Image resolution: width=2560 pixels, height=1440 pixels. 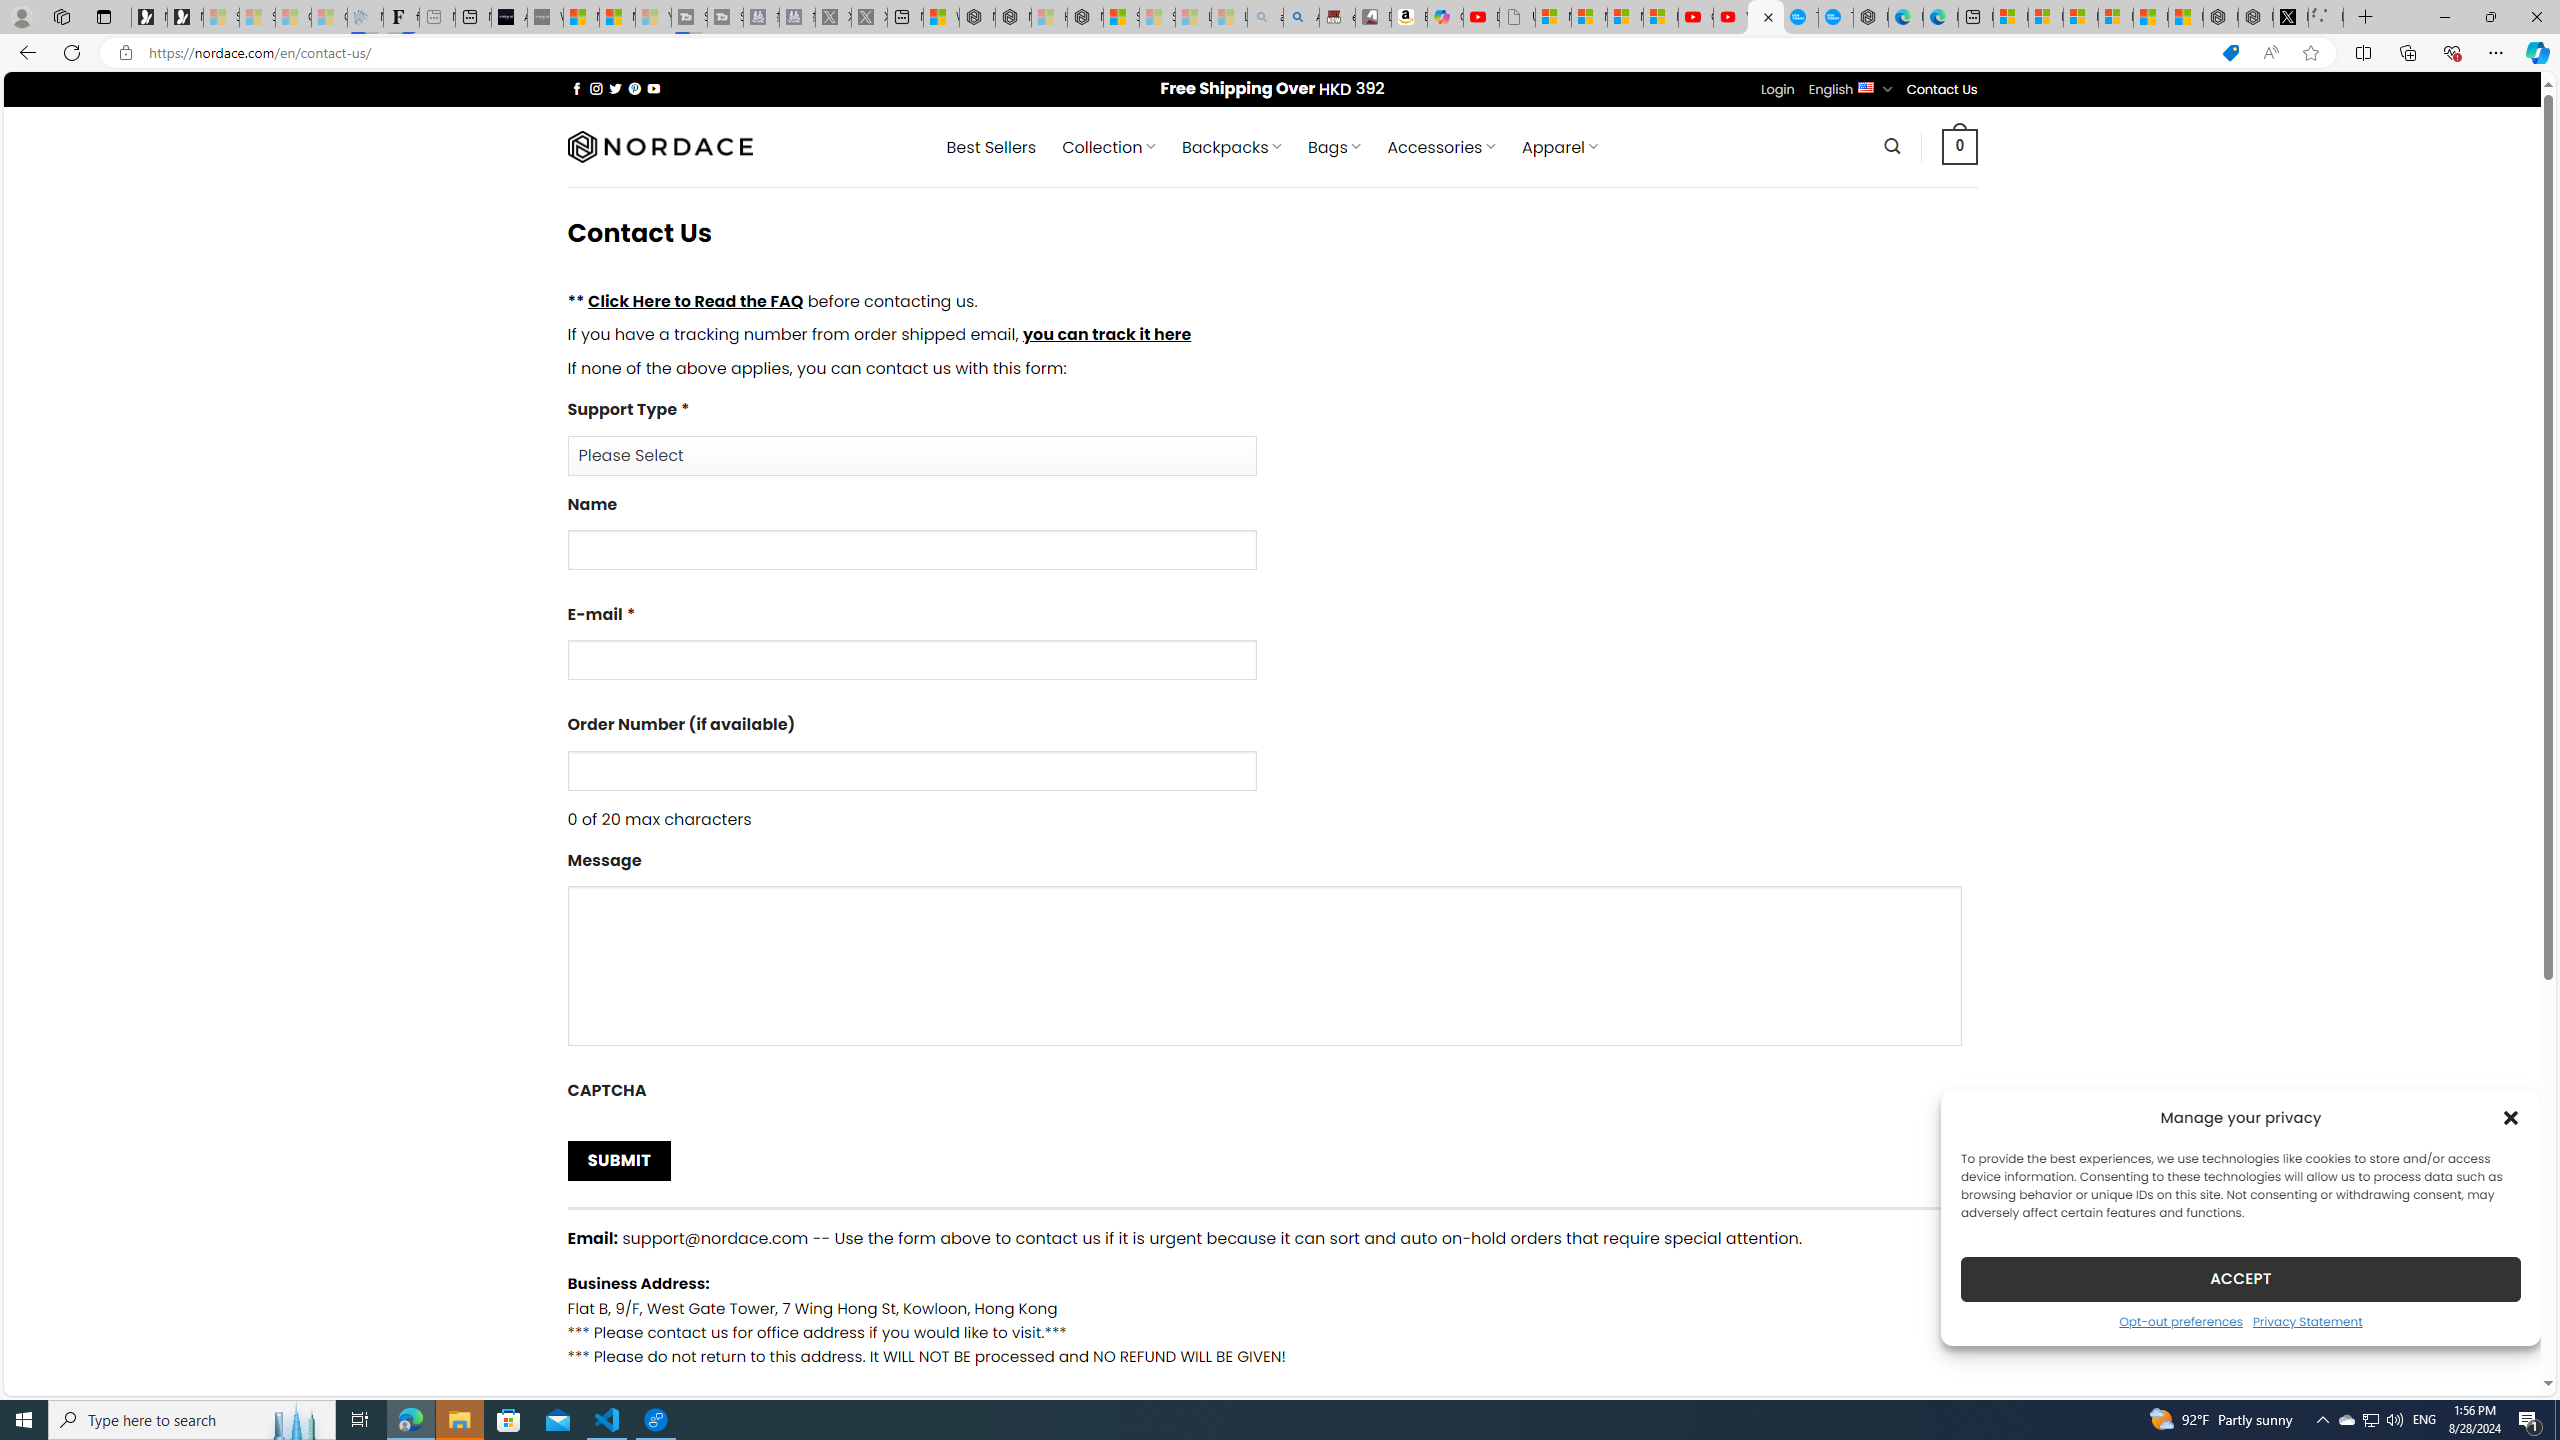 I want to click on 'This site has coupons! Shopping in Microsoft Edge', so click(x=2230, y=53).